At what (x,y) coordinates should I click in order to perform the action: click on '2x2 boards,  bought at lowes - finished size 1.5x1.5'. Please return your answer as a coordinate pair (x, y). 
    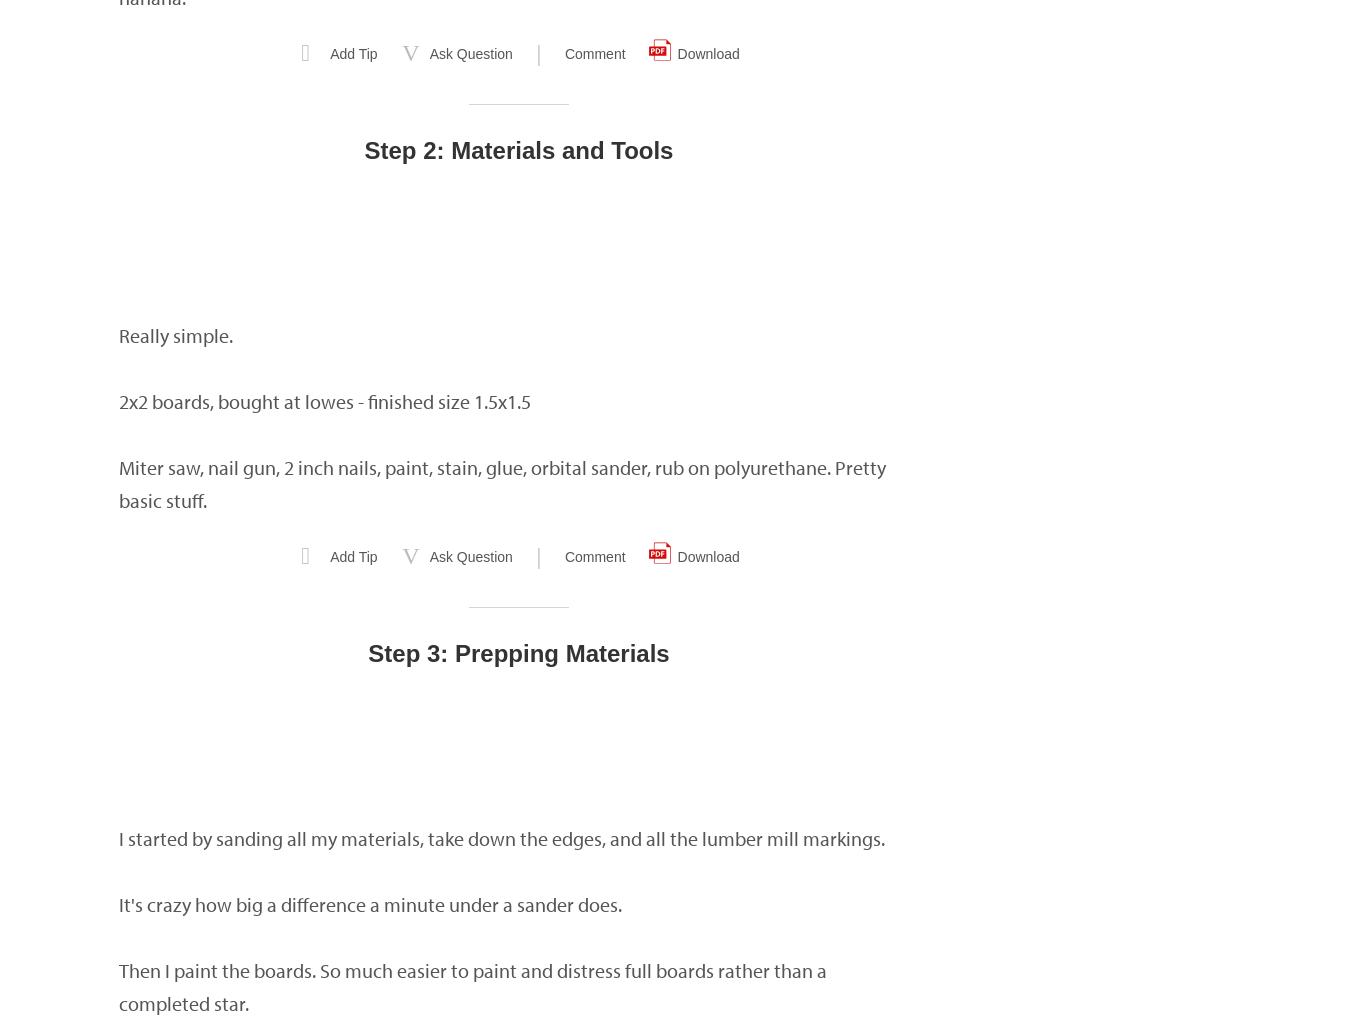
    Looking at the image, I should click on (117, 401).